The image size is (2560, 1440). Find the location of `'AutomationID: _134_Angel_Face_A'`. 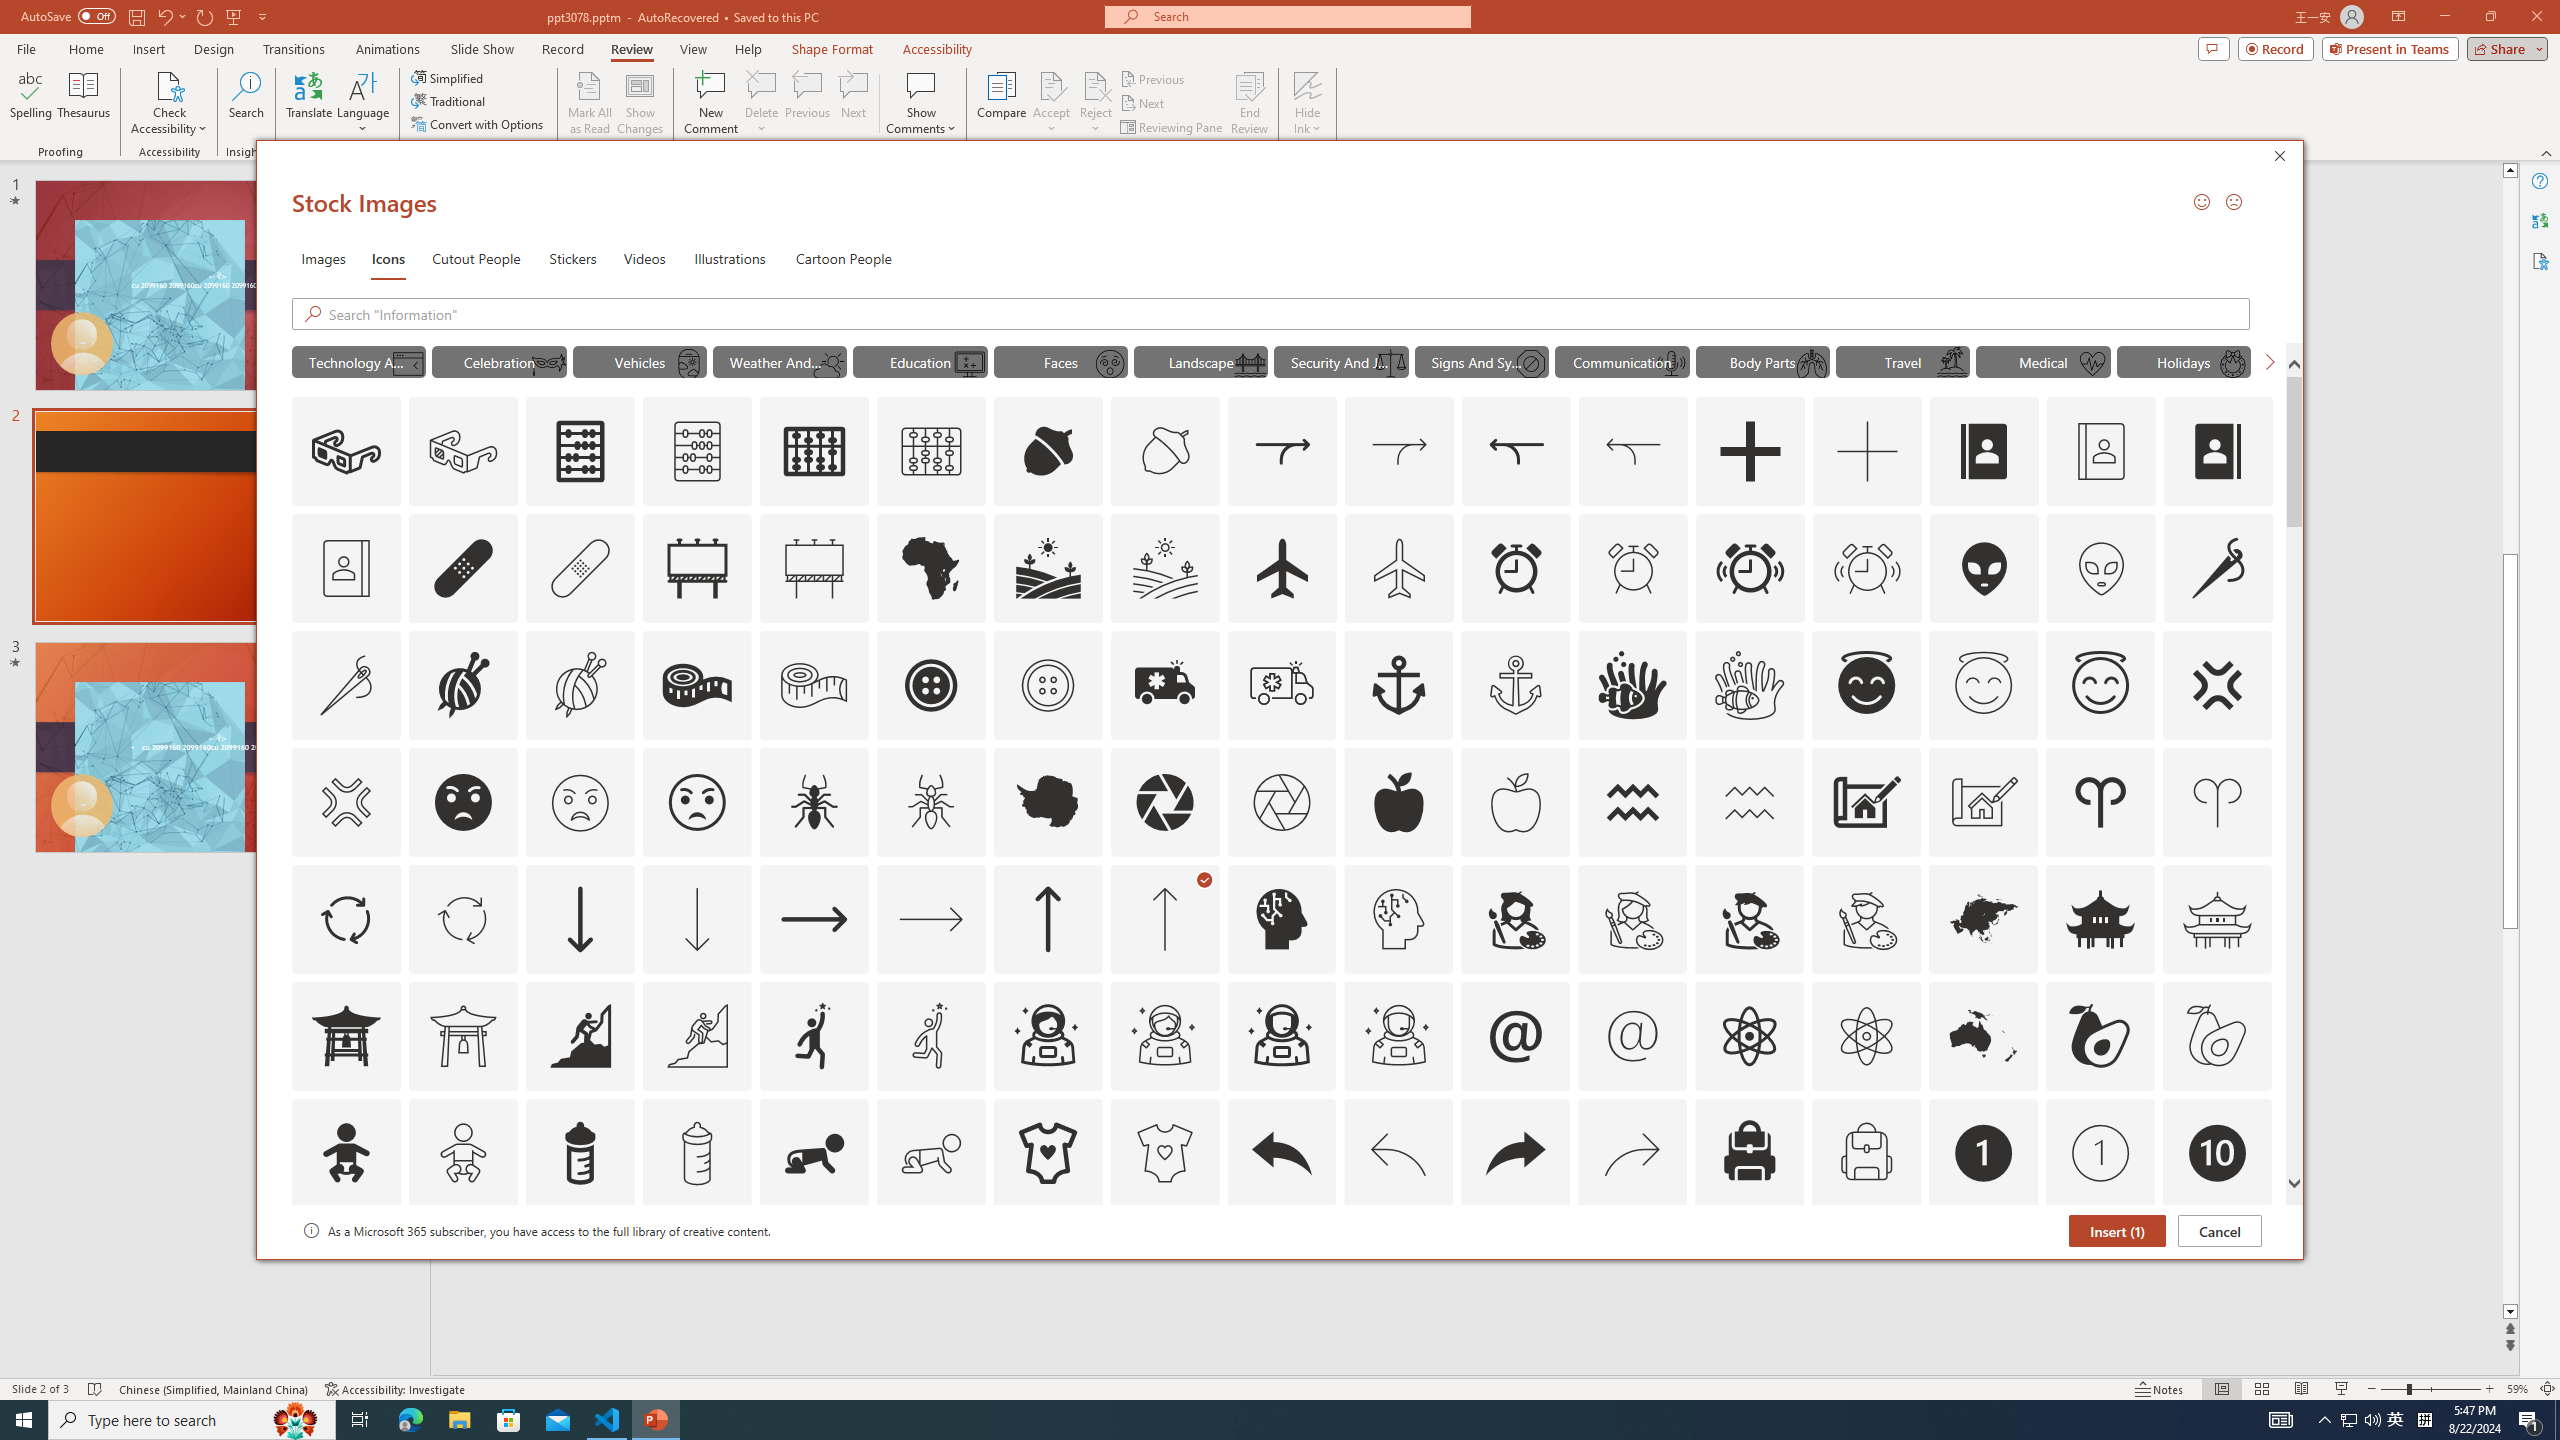

'AutomationID: _134_Angel_Face_A' is located at coordinates (1866, 681).